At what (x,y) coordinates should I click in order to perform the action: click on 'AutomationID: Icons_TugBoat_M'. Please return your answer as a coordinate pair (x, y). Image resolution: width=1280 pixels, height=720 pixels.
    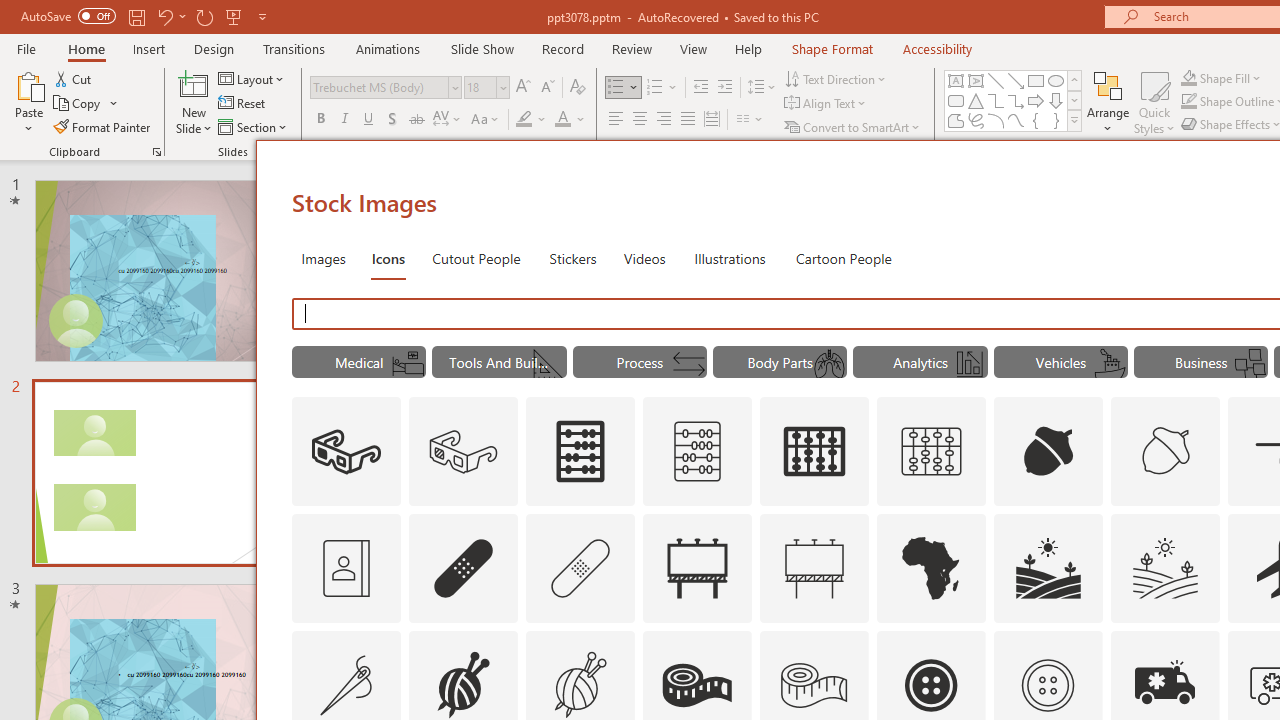
    Looking at the image, I should click on (1108, 364).